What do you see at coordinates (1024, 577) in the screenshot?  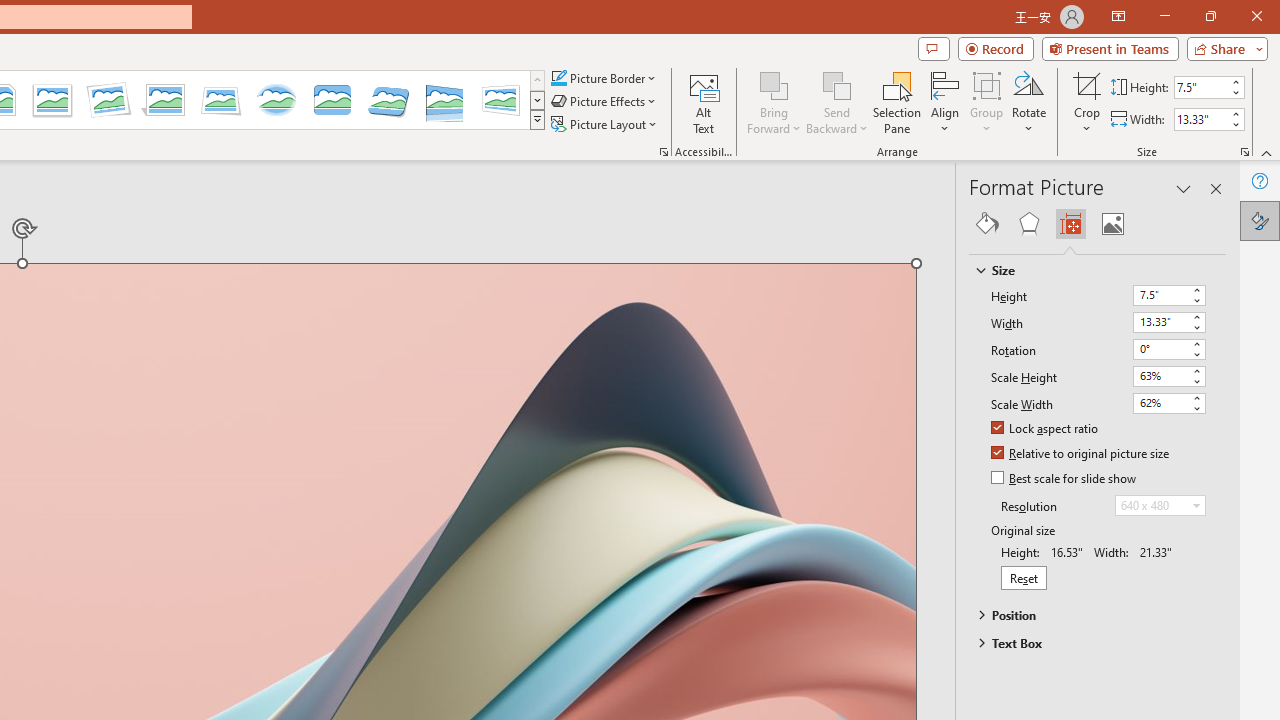 I see `'Reset'` at bounding box center [1024, 577].